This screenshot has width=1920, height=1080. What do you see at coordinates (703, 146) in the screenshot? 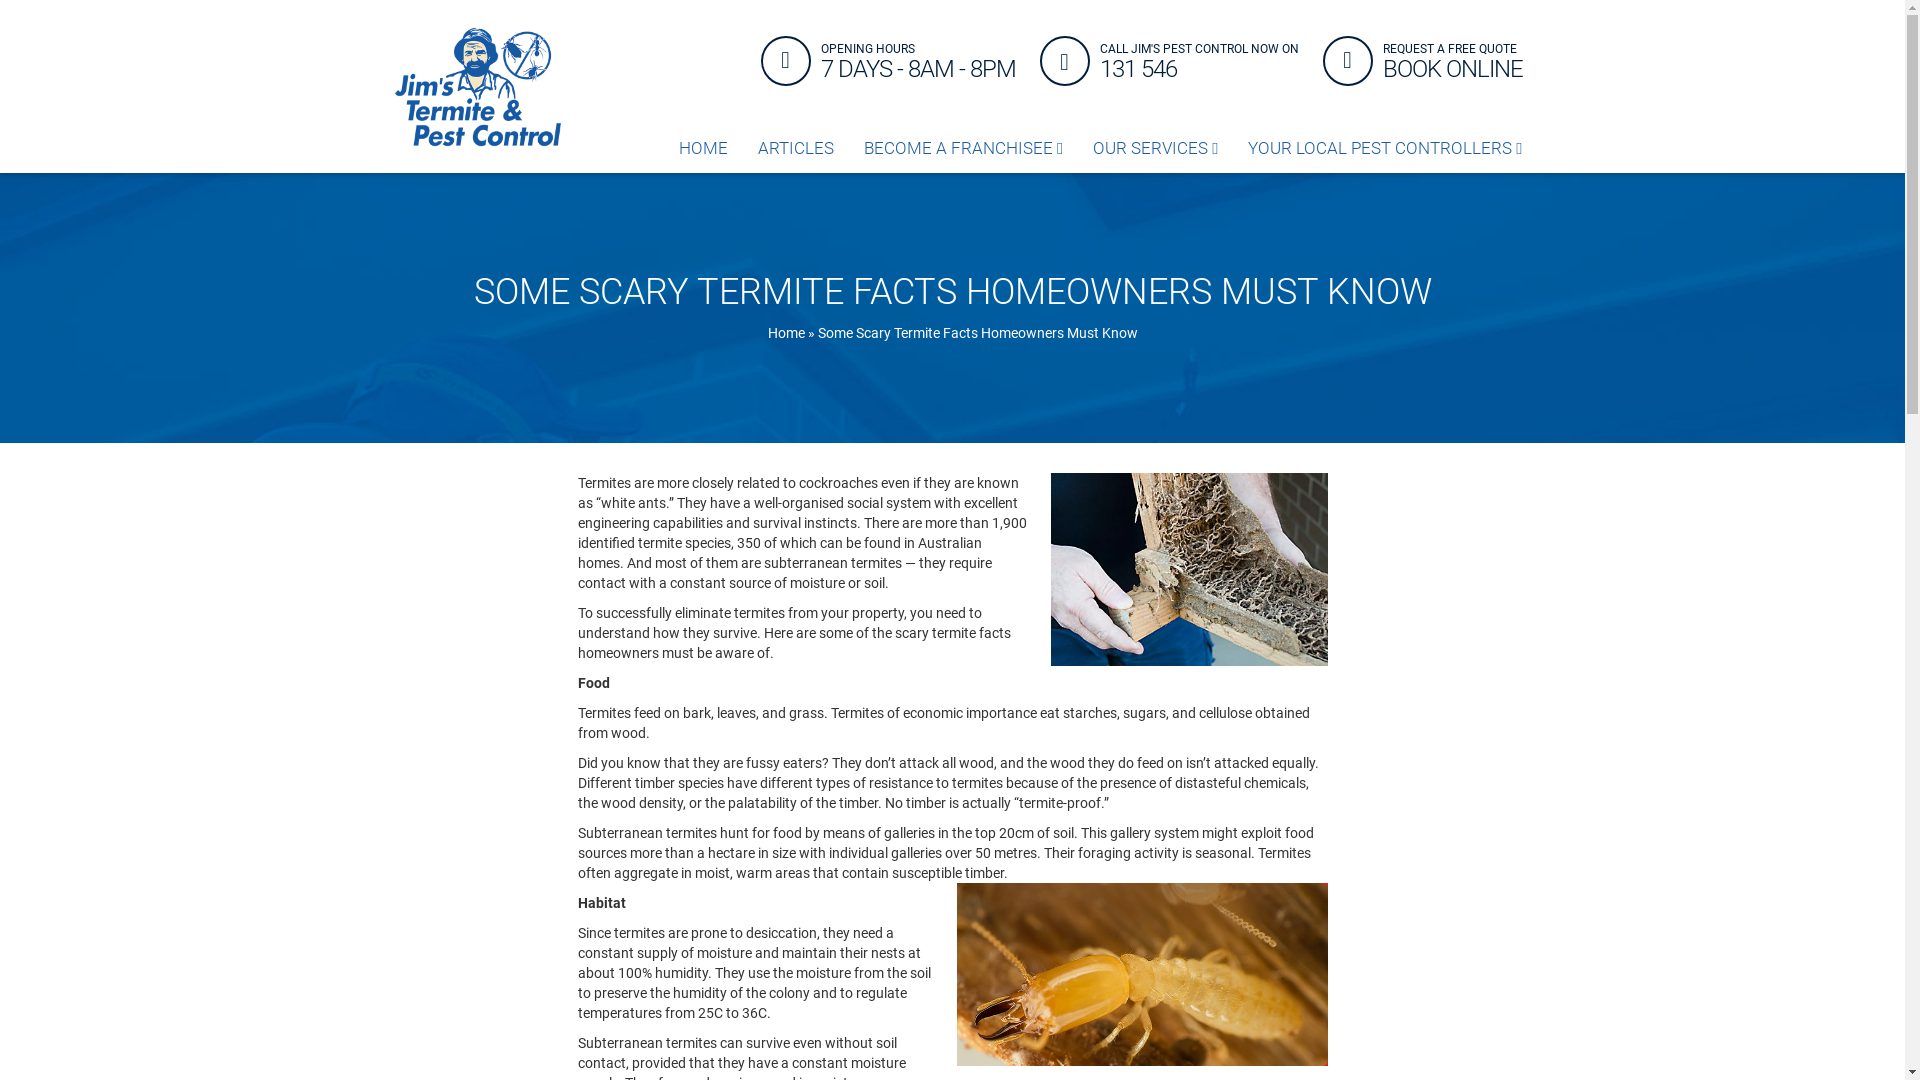
I see `'HOME'` at bounding box center [703, 146].